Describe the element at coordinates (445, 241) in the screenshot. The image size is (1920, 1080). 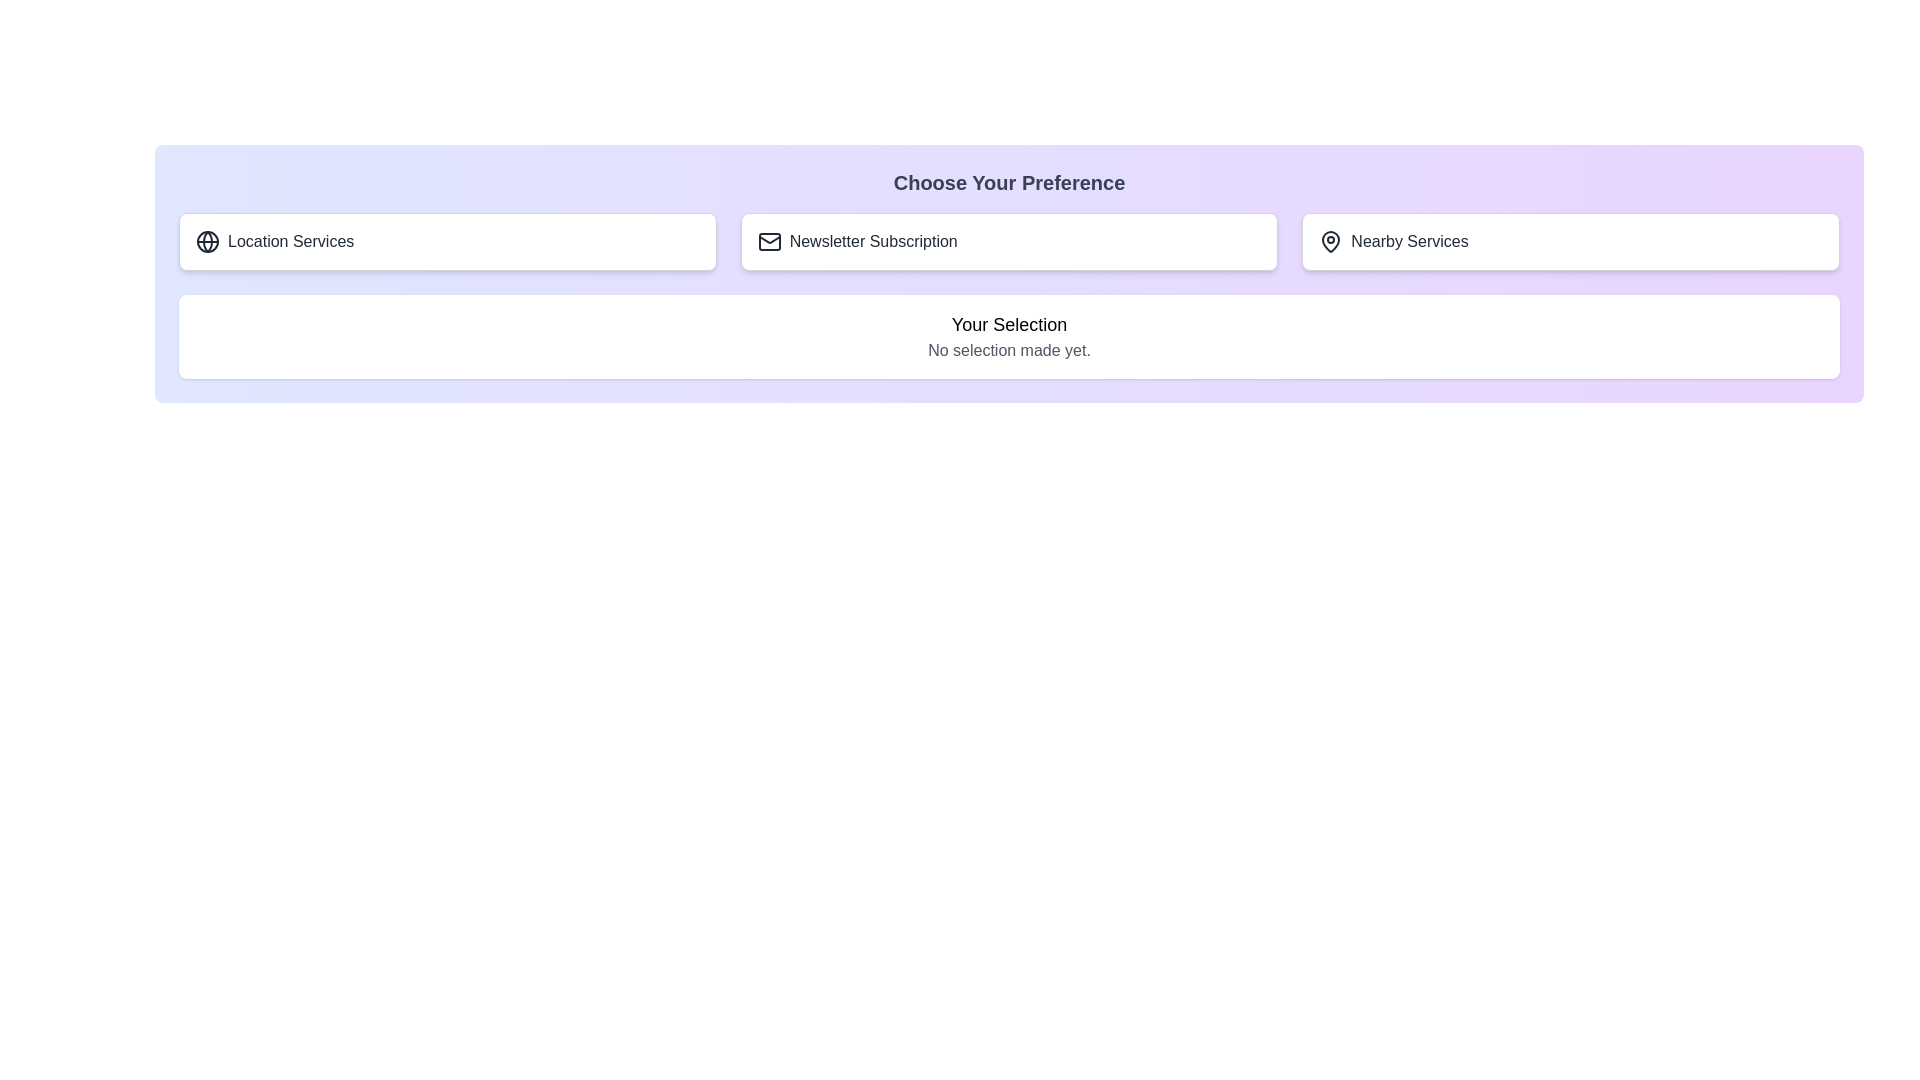
I see `the button labeled Location Services to observe its hover effect` at that location.